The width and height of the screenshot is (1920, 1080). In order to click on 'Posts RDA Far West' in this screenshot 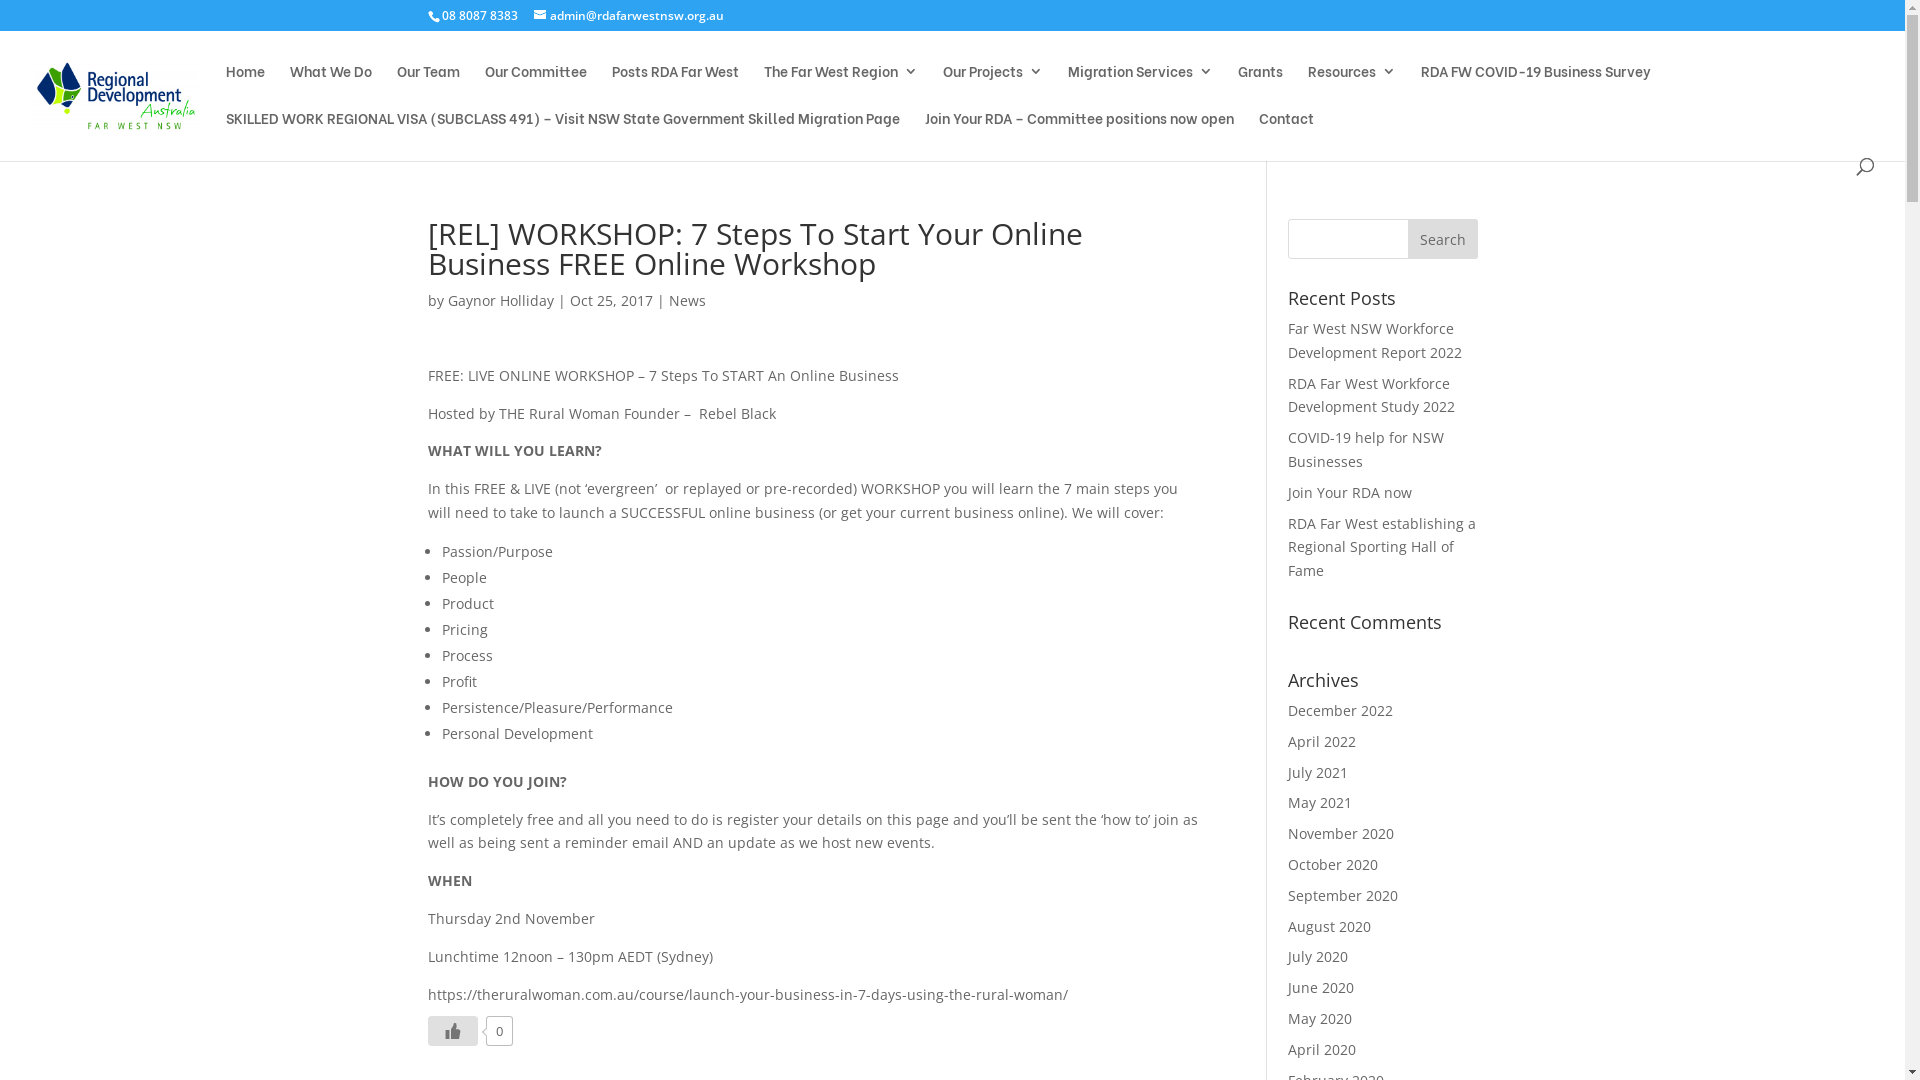, I will do `click(675, 86)`.